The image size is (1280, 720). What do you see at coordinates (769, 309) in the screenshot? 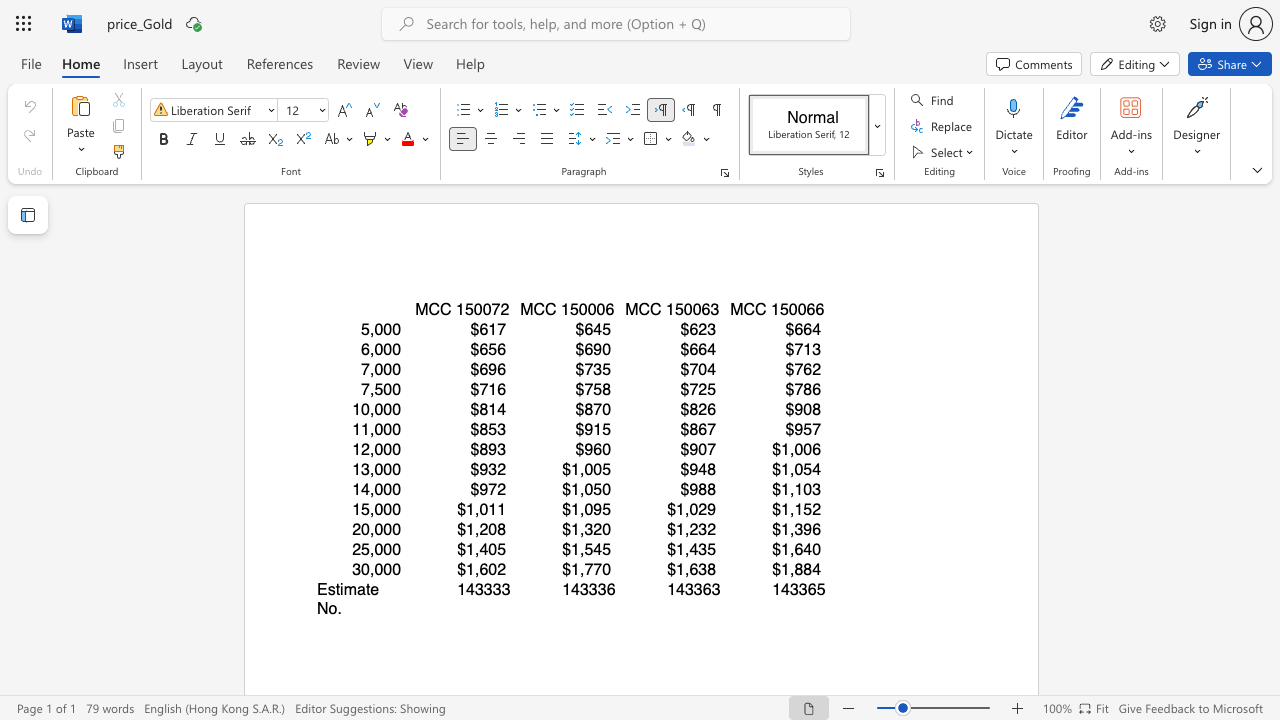
I see `the subset text "150066" within the text "MCC 150066"` at bounding box center [769, 309].